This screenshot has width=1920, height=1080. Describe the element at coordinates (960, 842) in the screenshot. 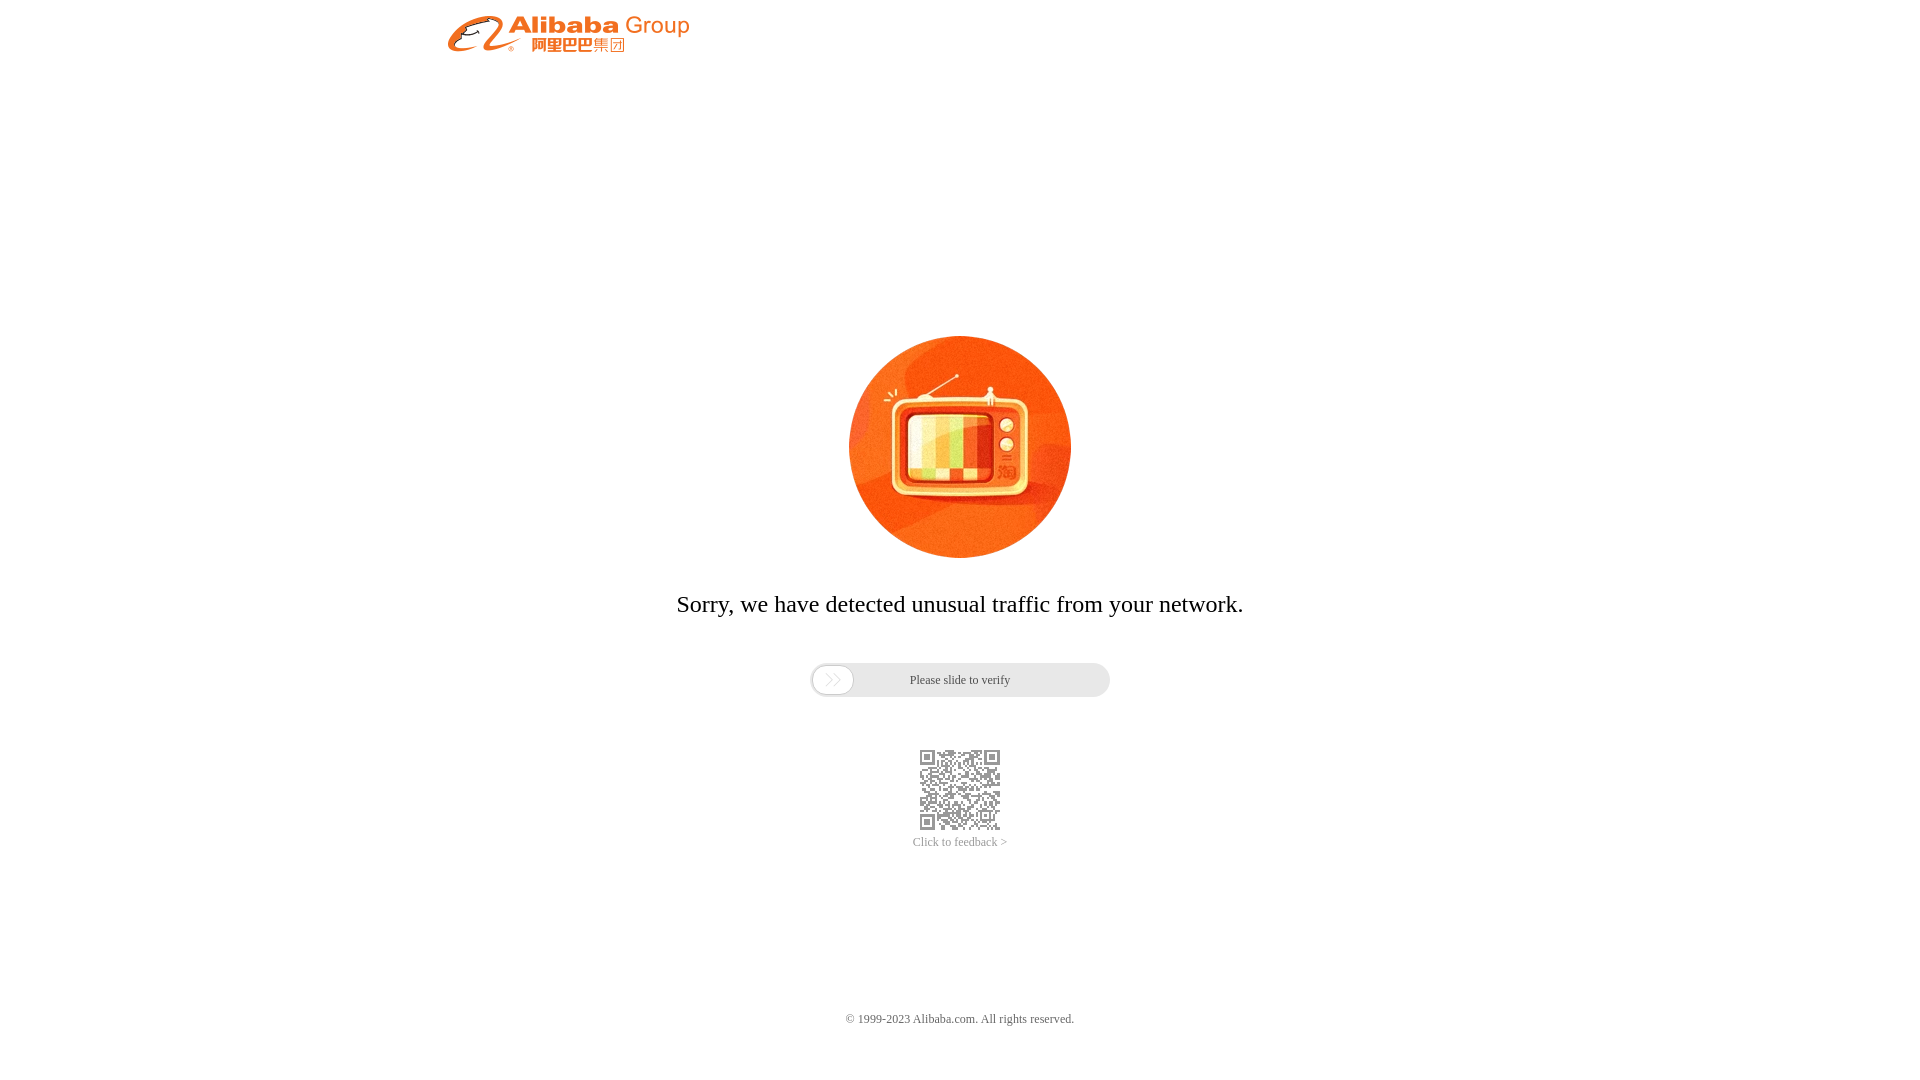

I see `'Click to feedback >'` at that location.